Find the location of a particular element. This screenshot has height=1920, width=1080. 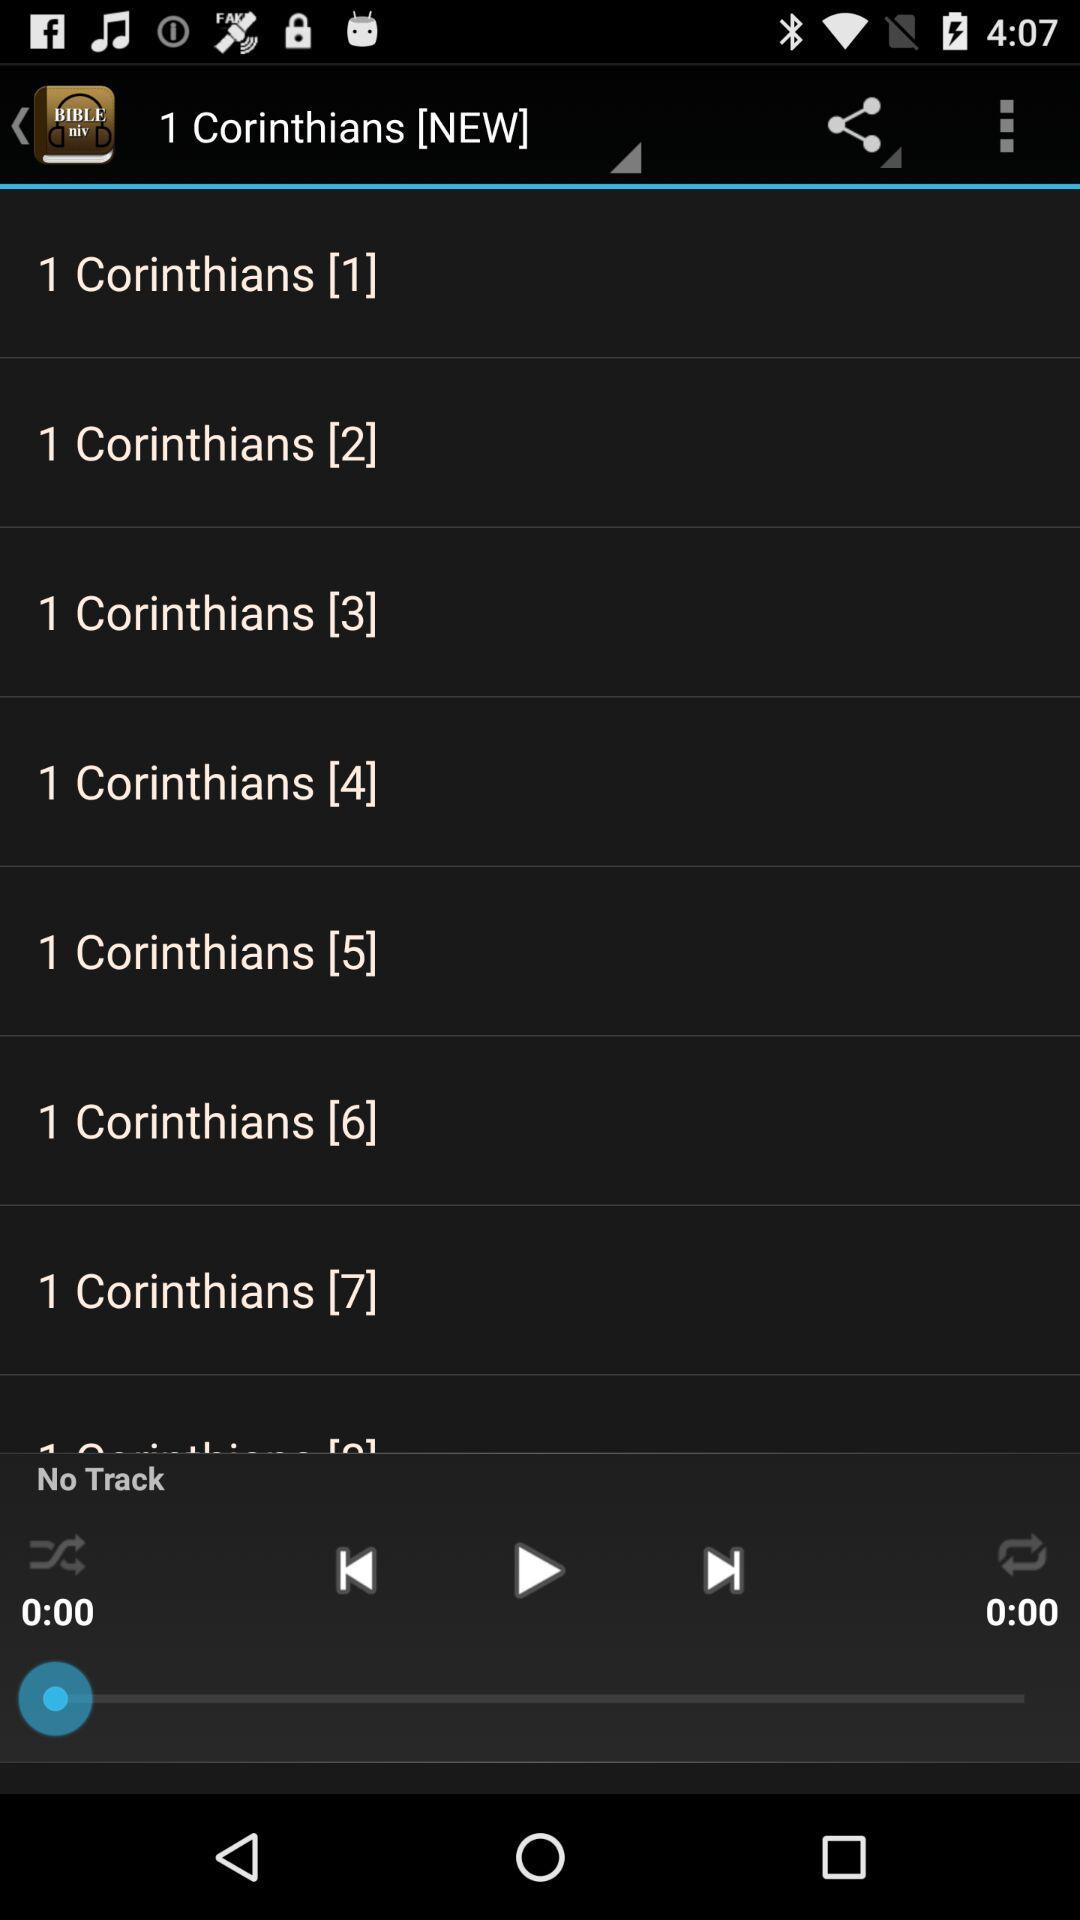

the skip_previous icon is located at coordinates (354, 1680).